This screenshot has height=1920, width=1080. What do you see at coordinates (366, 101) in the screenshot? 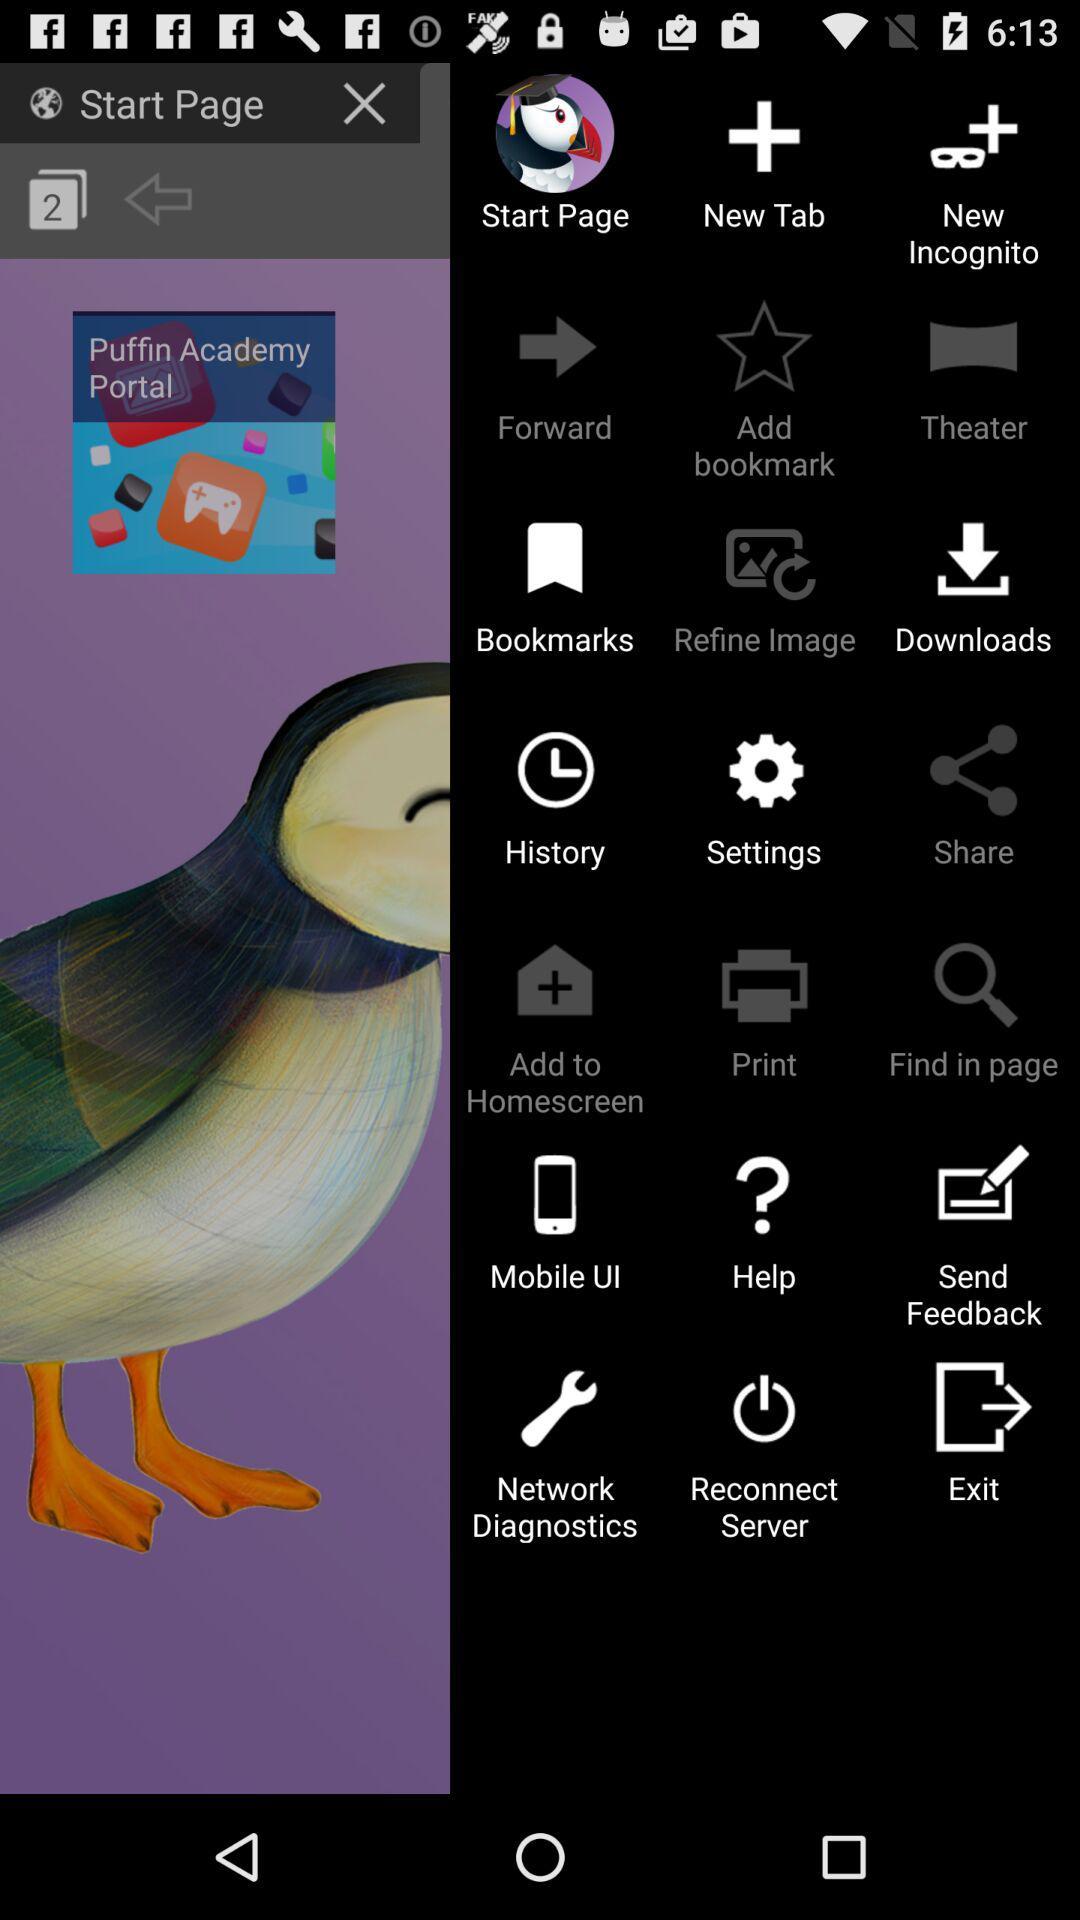
I see `cross sign right to start page` at bounding box center [366, 101].